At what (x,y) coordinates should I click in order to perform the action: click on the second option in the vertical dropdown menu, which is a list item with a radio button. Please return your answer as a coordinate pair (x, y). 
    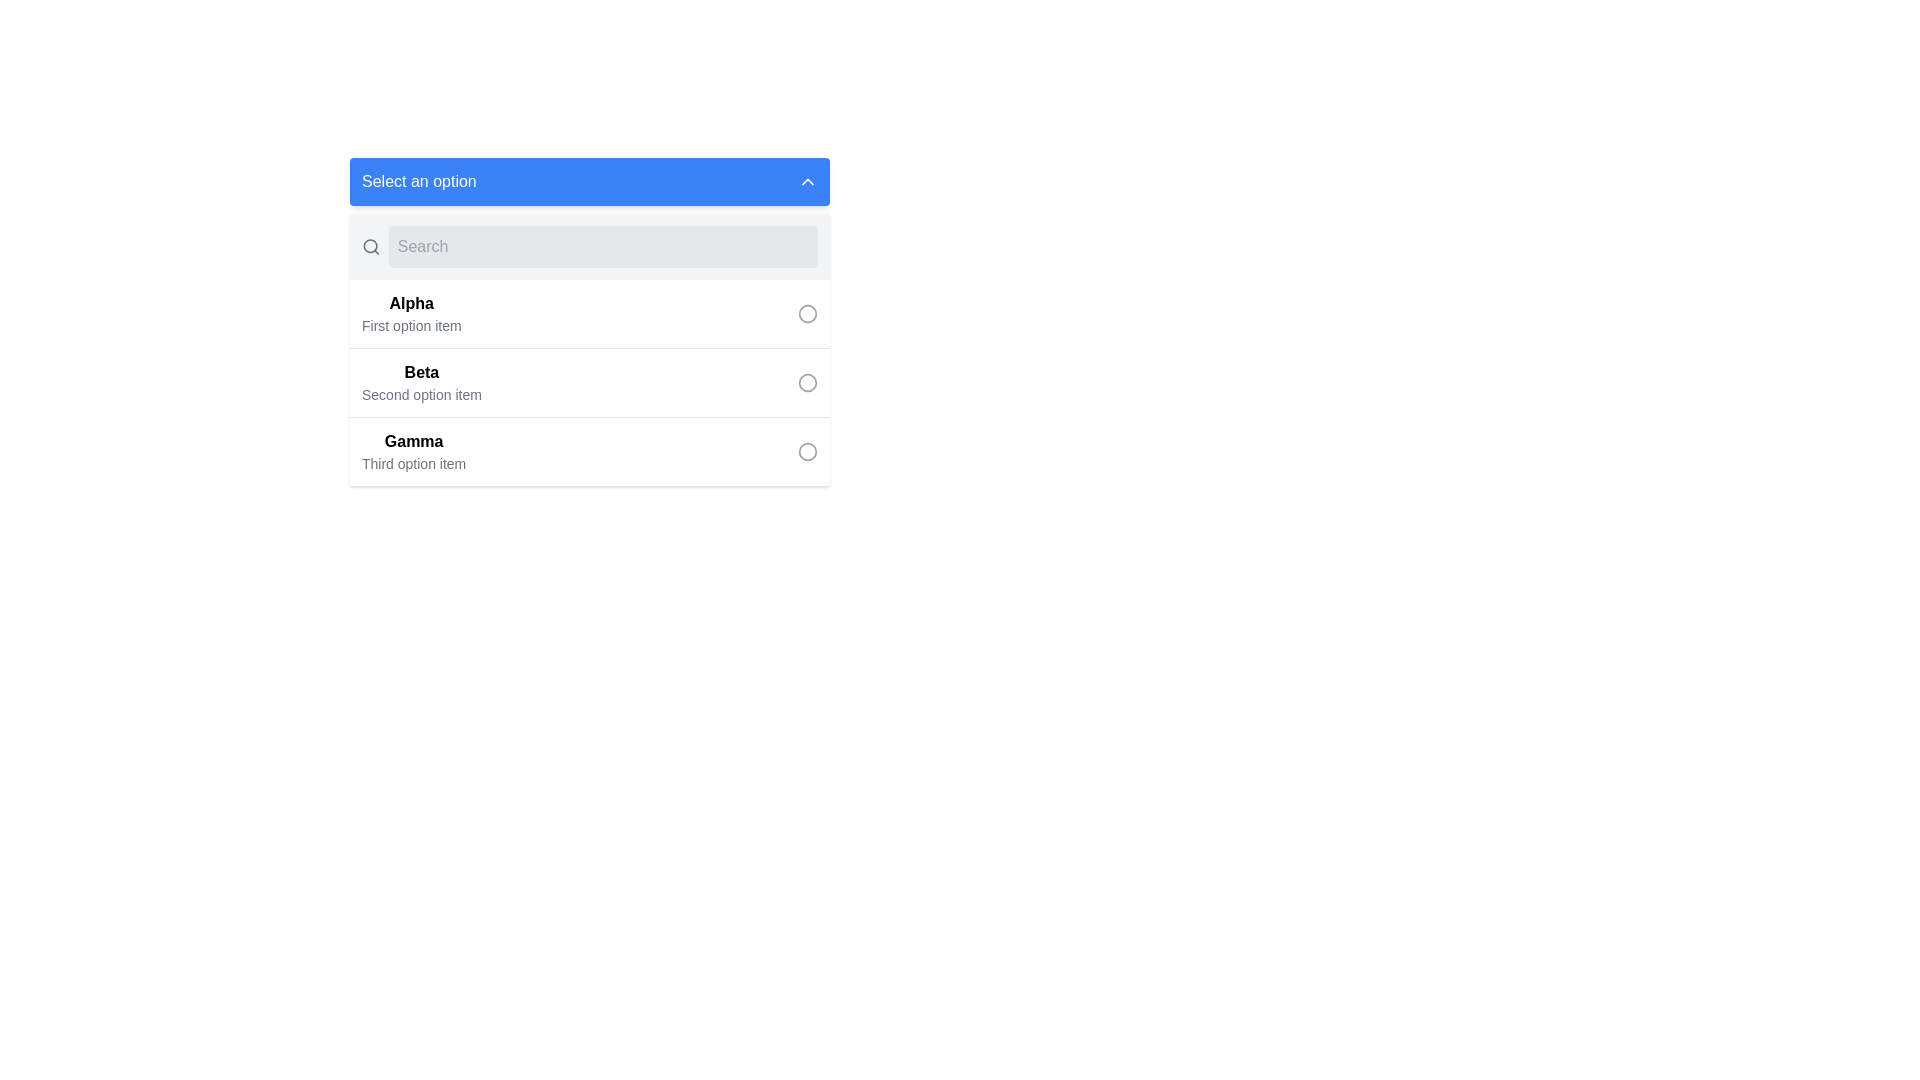
    Looking at the image, I should click on (589, 383).